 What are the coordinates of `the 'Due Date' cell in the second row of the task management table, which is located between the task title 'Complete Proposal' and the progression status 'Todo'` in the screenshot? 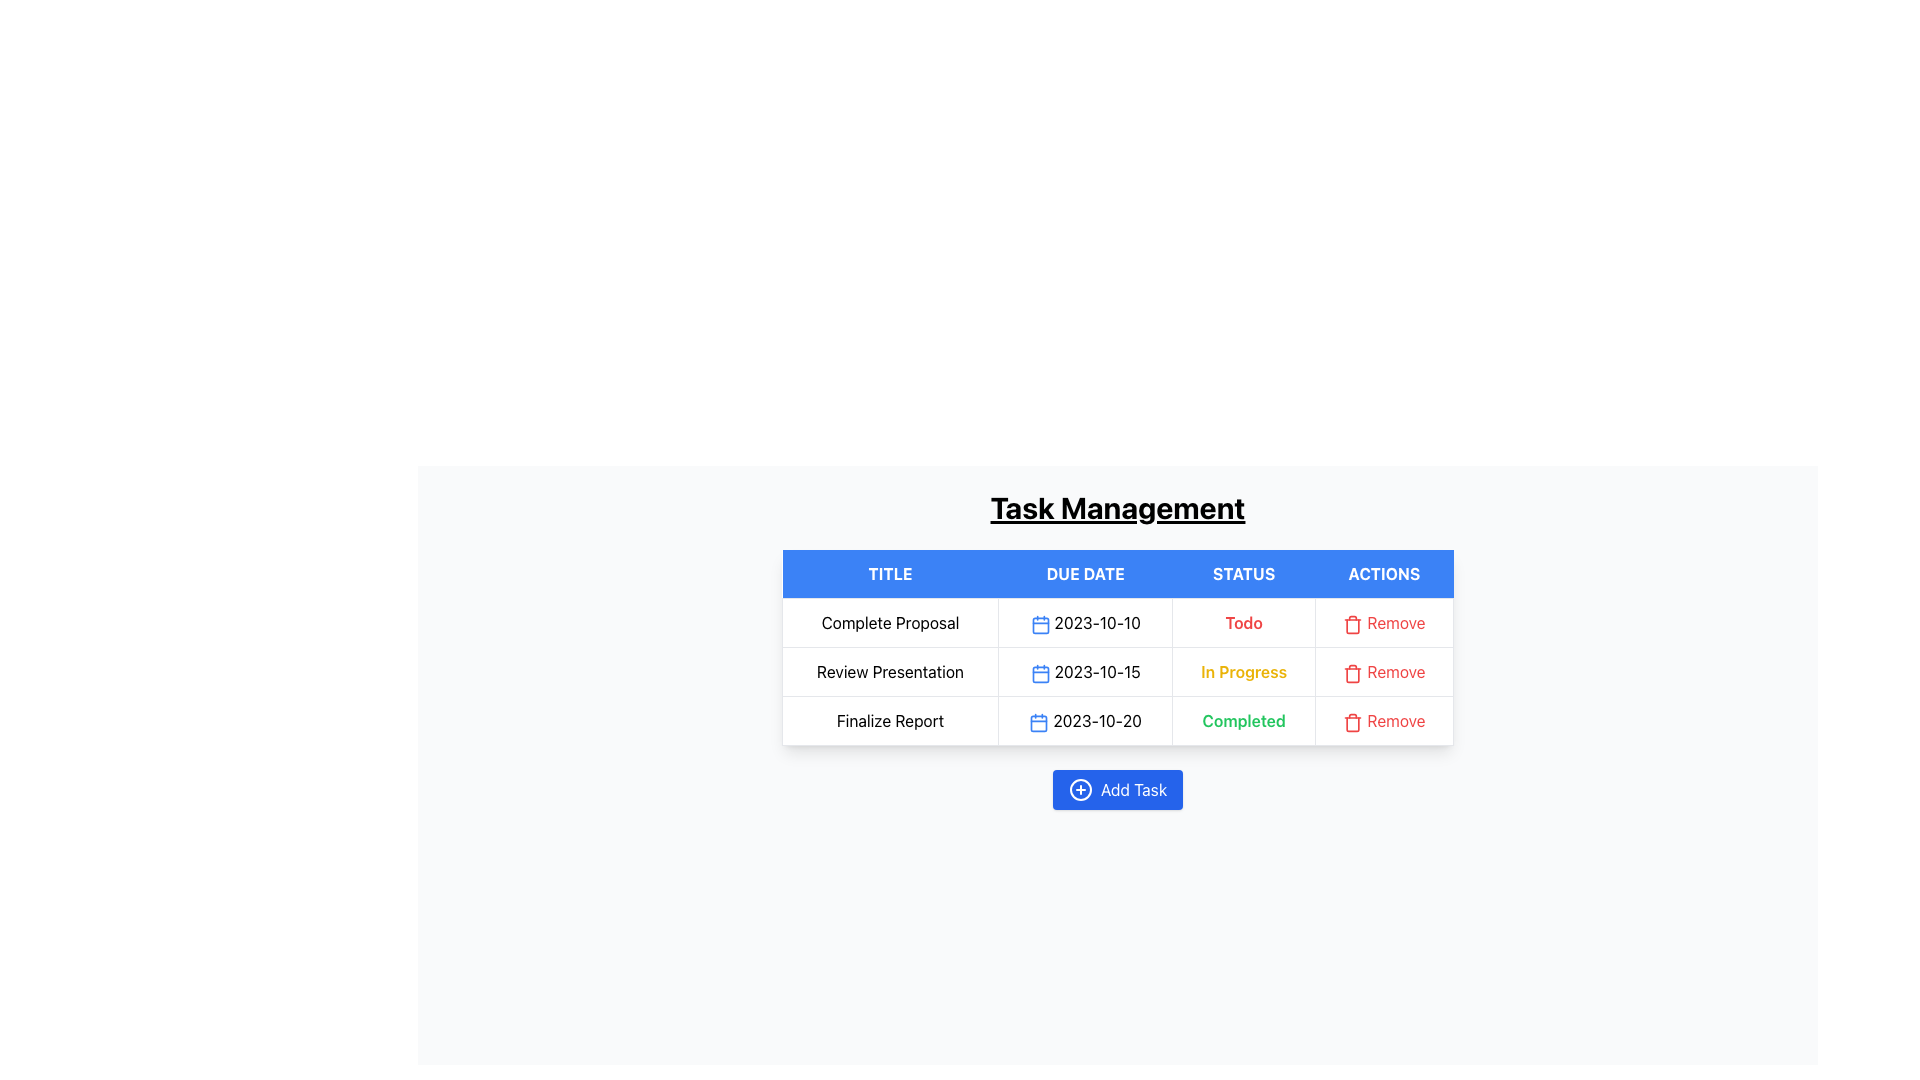 It's located at (1117, 648).